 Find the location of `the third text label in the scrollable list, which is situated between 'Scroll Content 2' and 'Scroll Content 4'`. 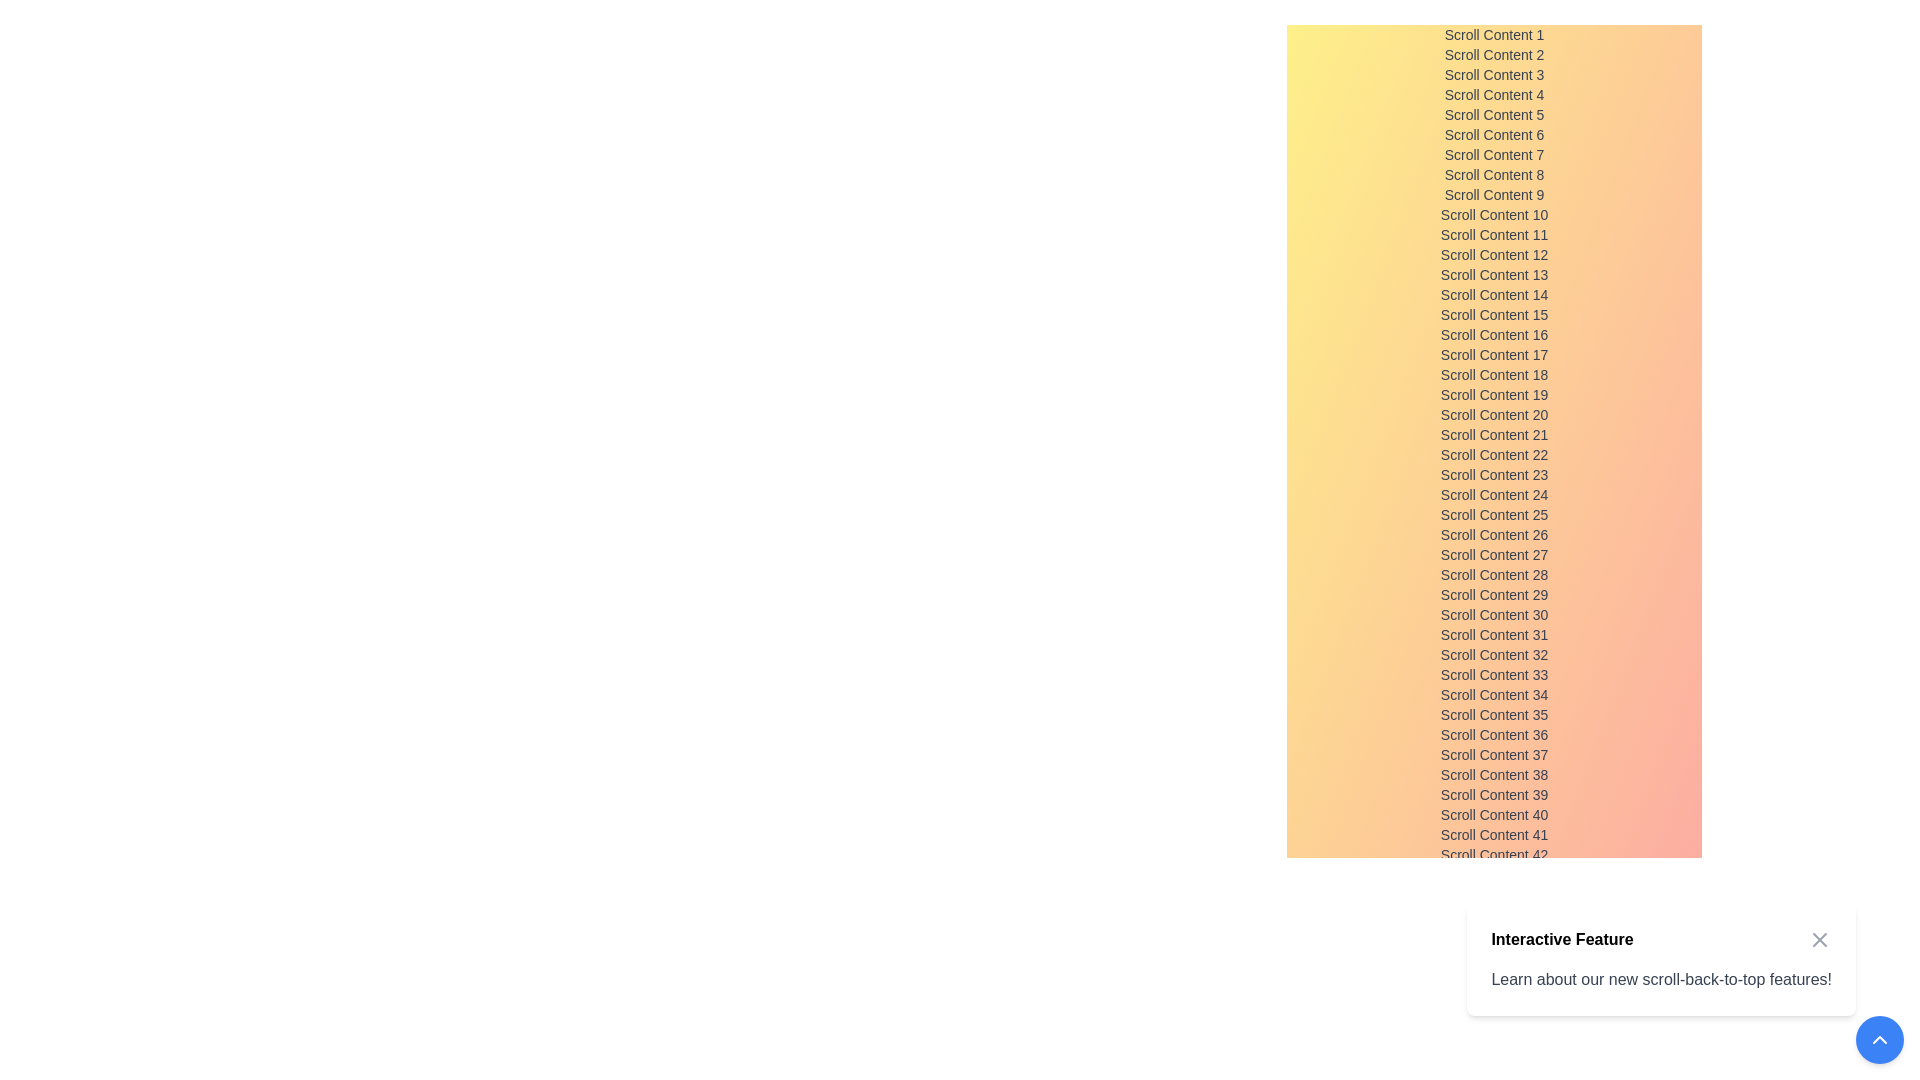

the third text label in the scrollable list, which is situated between 'Scroll Content 2' and 'Scroll Content 4' is located at coordinates (1494, 73).